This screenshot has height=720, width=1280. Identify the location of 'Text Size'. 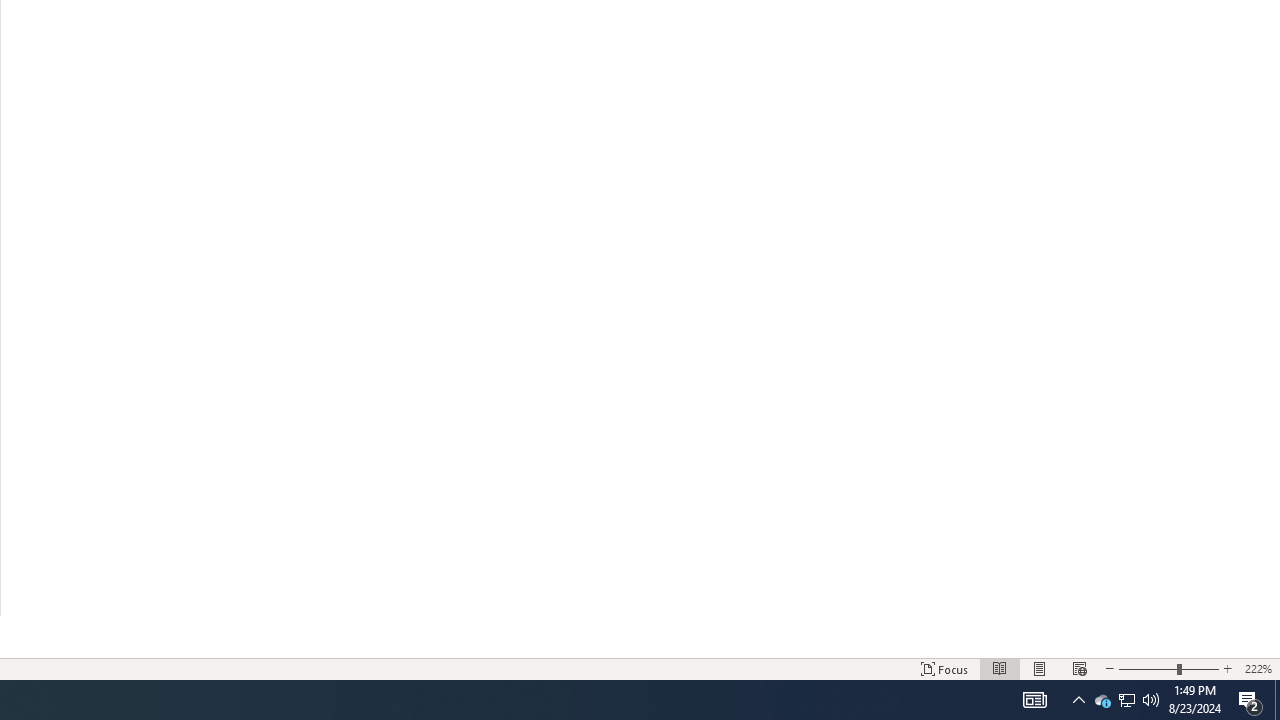
(1168, 669).